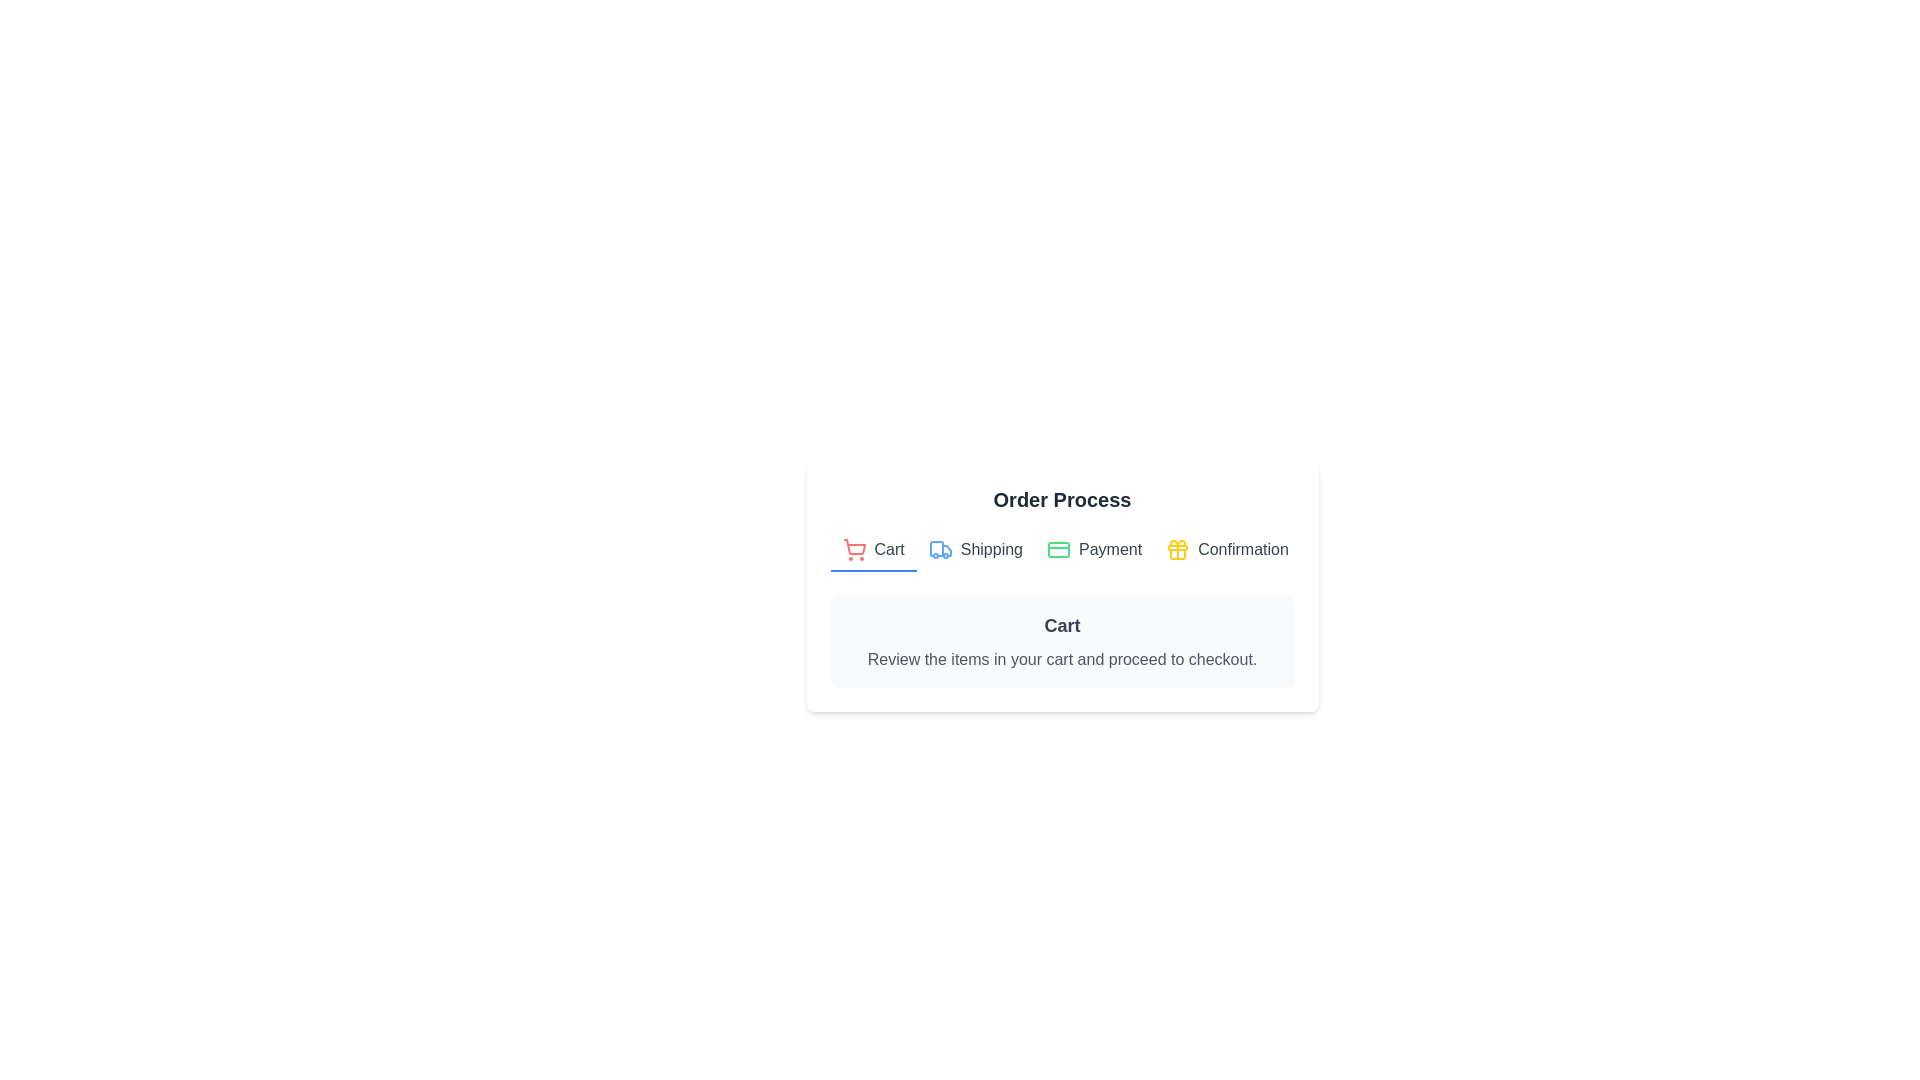 Image resolution: width=1920 pixels, height=1080 pixels. Describe the element at coordinates (873, 551) in the screenshot. I see `the Cart tab to navigate to the corresponding step` at that location.